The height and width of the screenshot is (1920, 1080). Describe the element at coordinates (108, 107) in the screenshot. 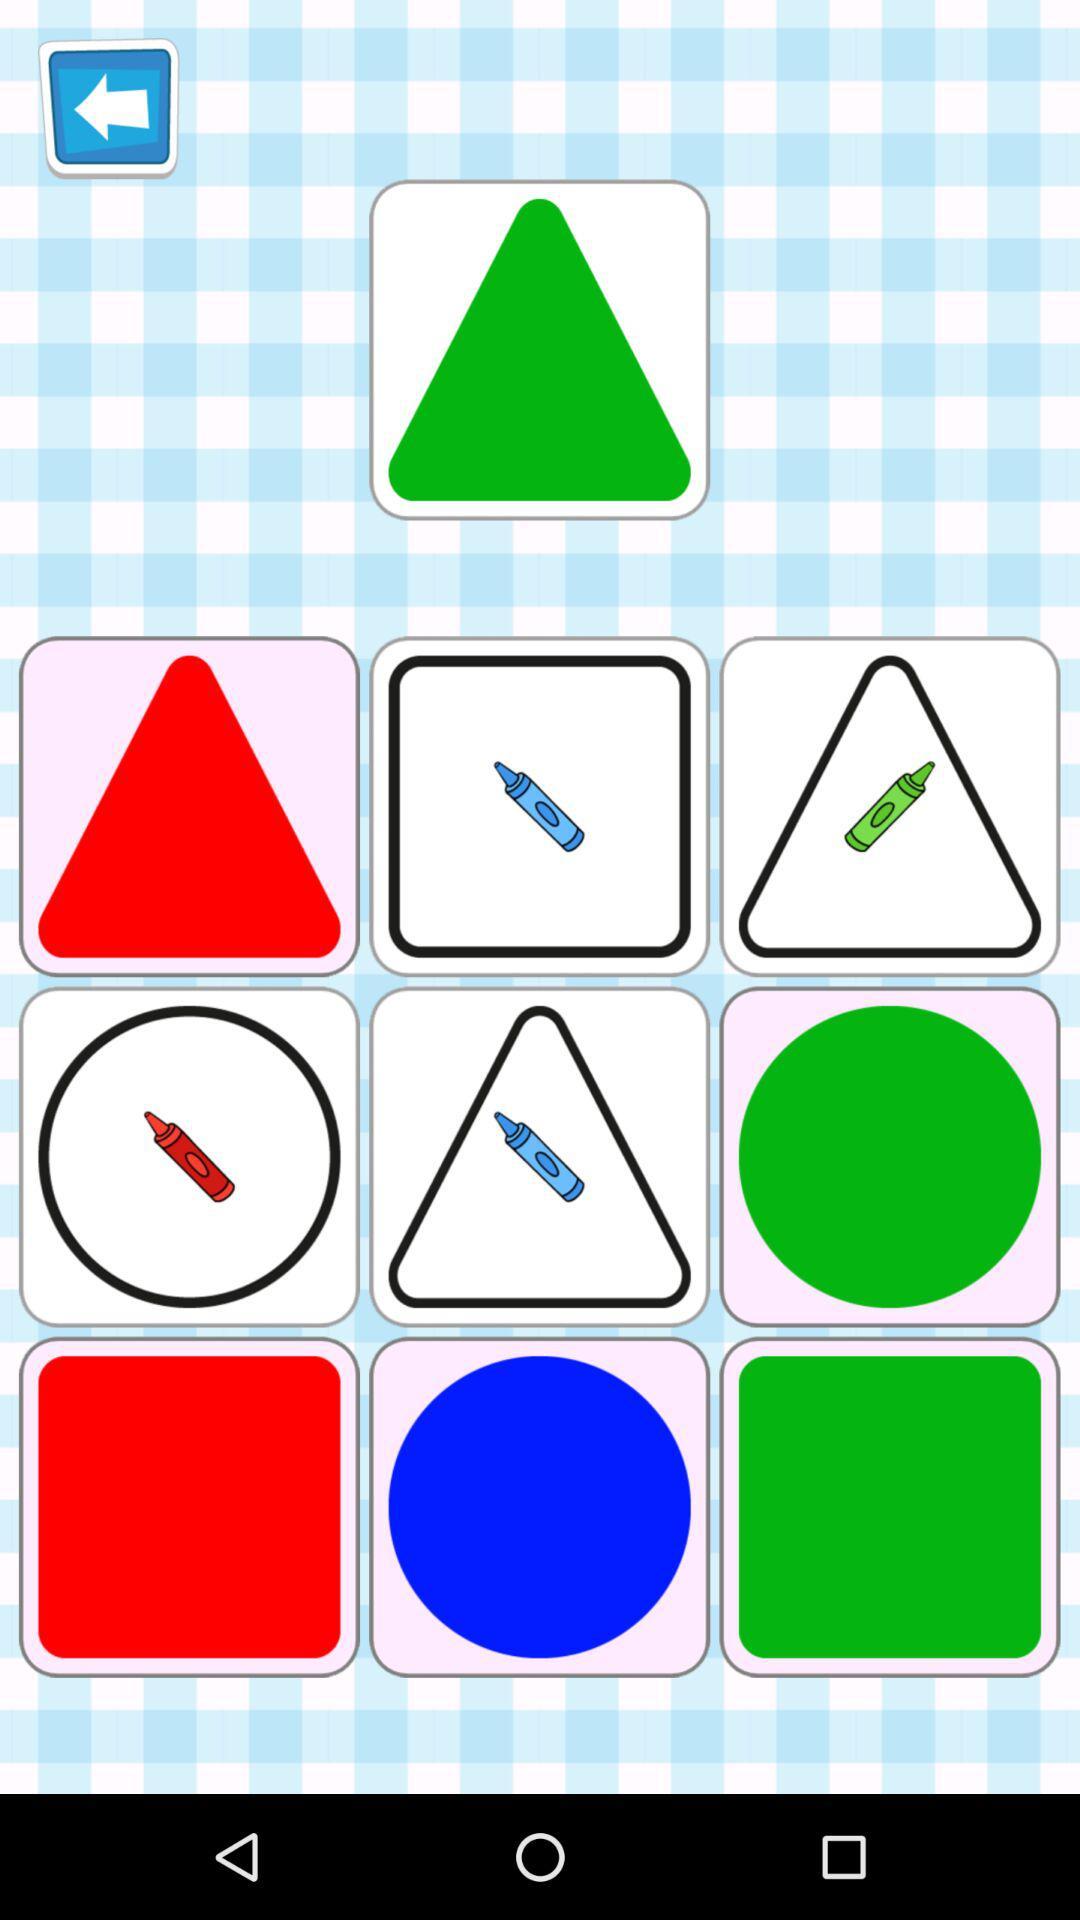

I see `previous` at that location.